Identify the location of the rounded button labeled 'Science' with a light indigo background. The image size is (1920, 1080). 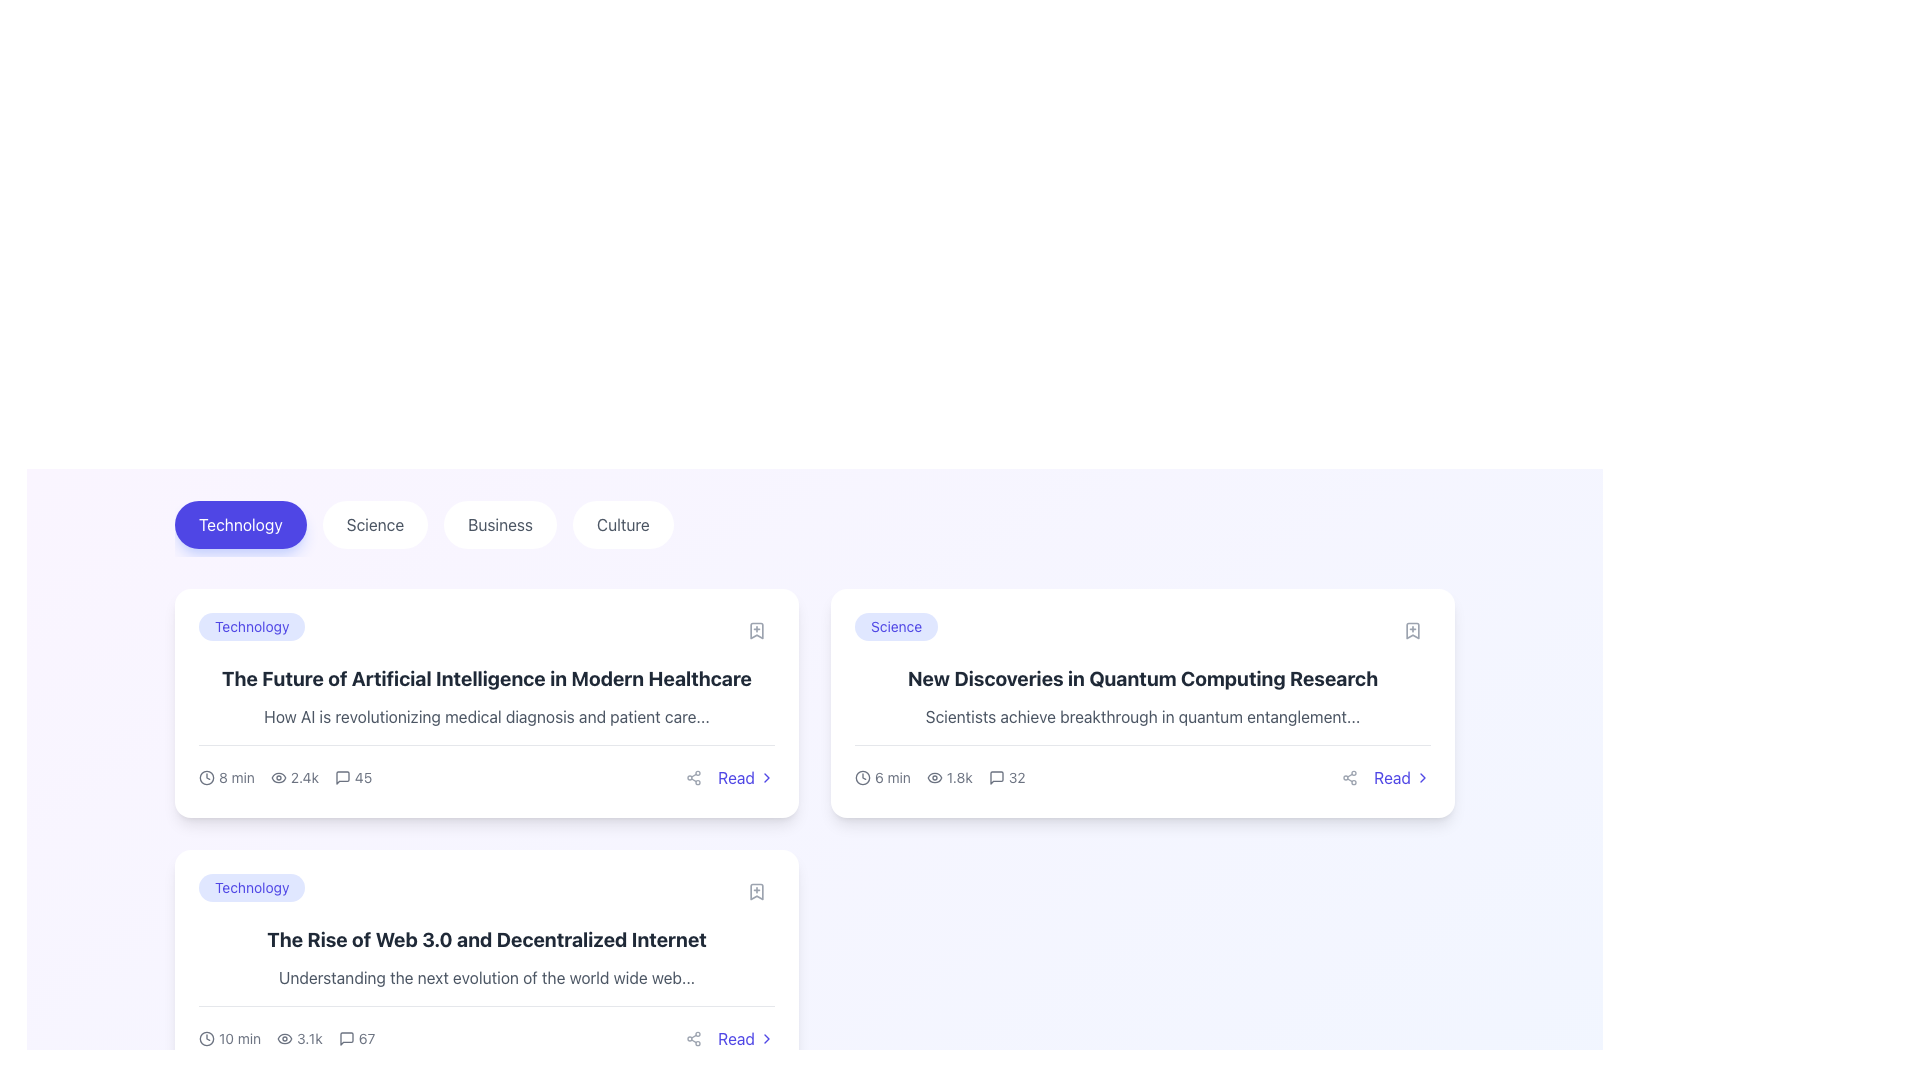
(895, 626).